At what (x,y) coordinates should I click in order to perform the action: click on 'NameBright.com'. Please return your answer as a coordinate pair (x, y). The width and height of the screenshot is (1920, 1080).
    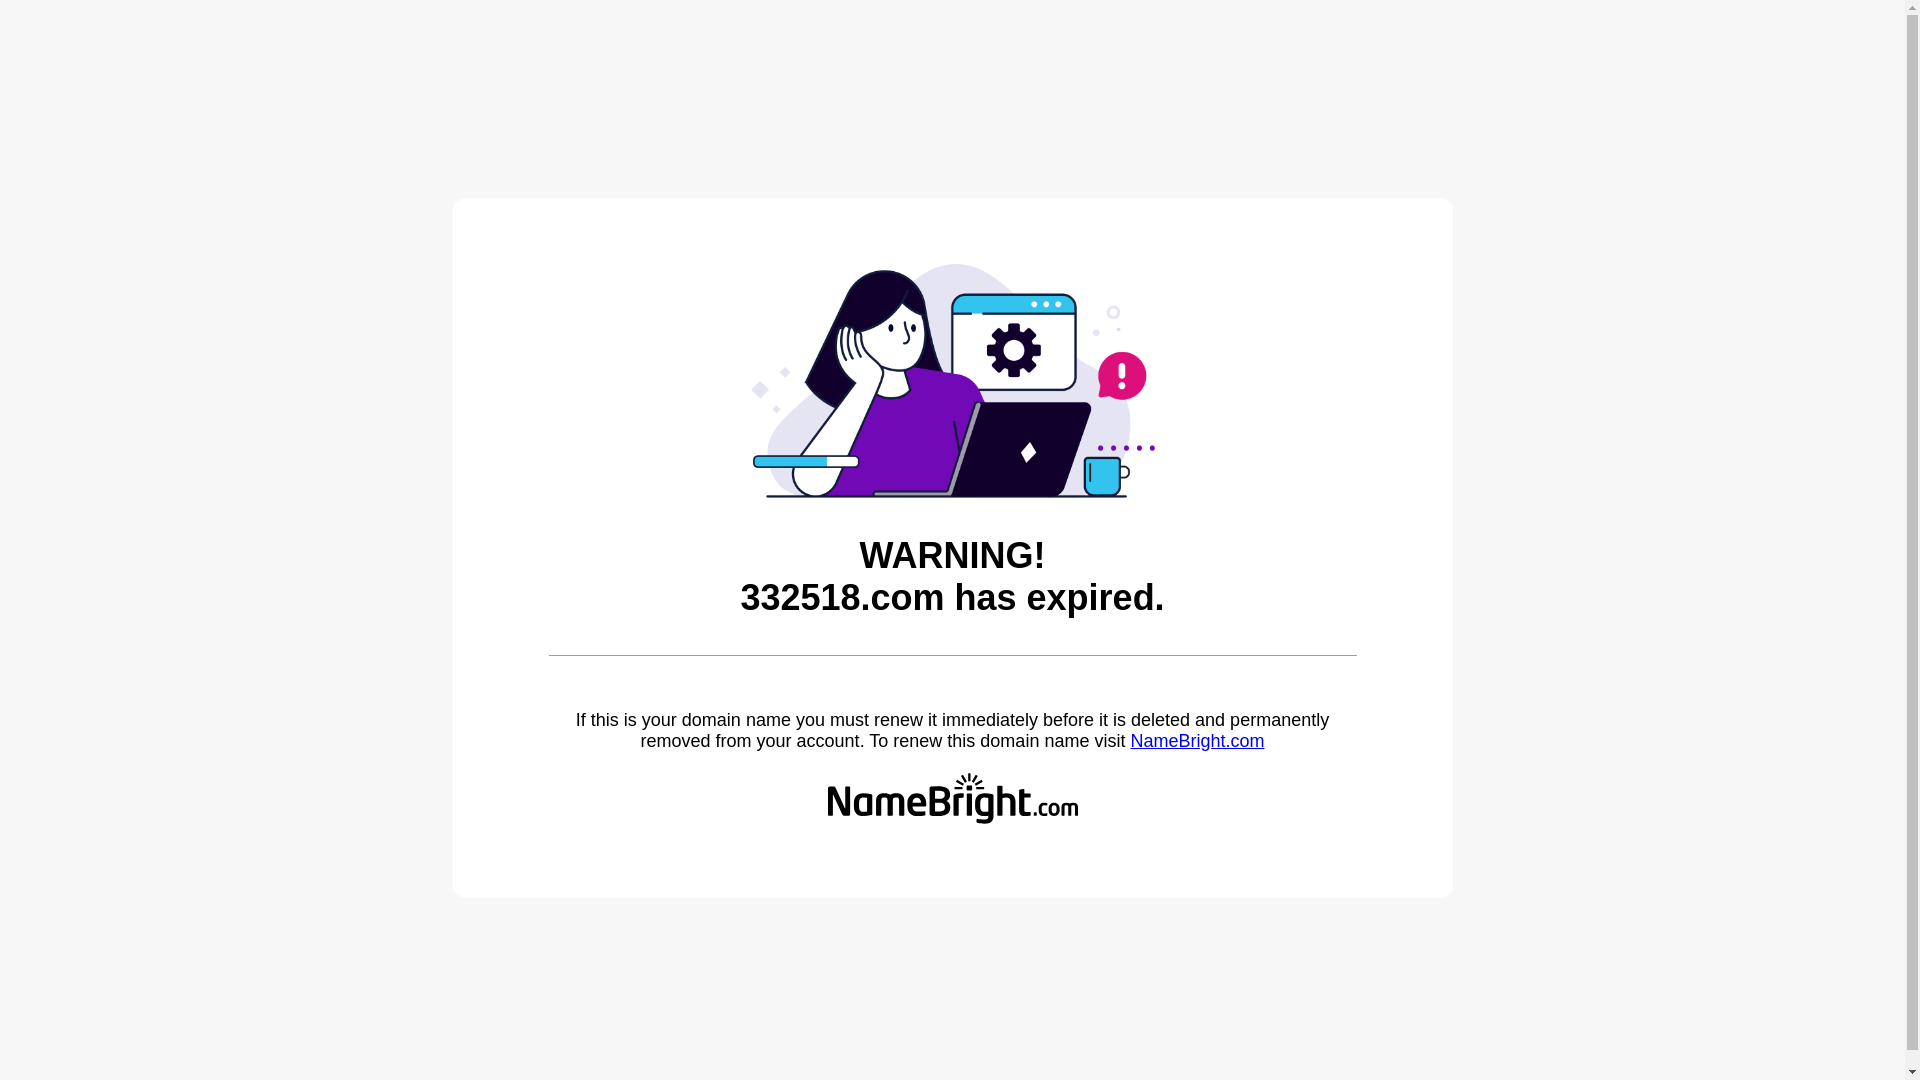
    Looking at the image, I should click on (1129, 740).